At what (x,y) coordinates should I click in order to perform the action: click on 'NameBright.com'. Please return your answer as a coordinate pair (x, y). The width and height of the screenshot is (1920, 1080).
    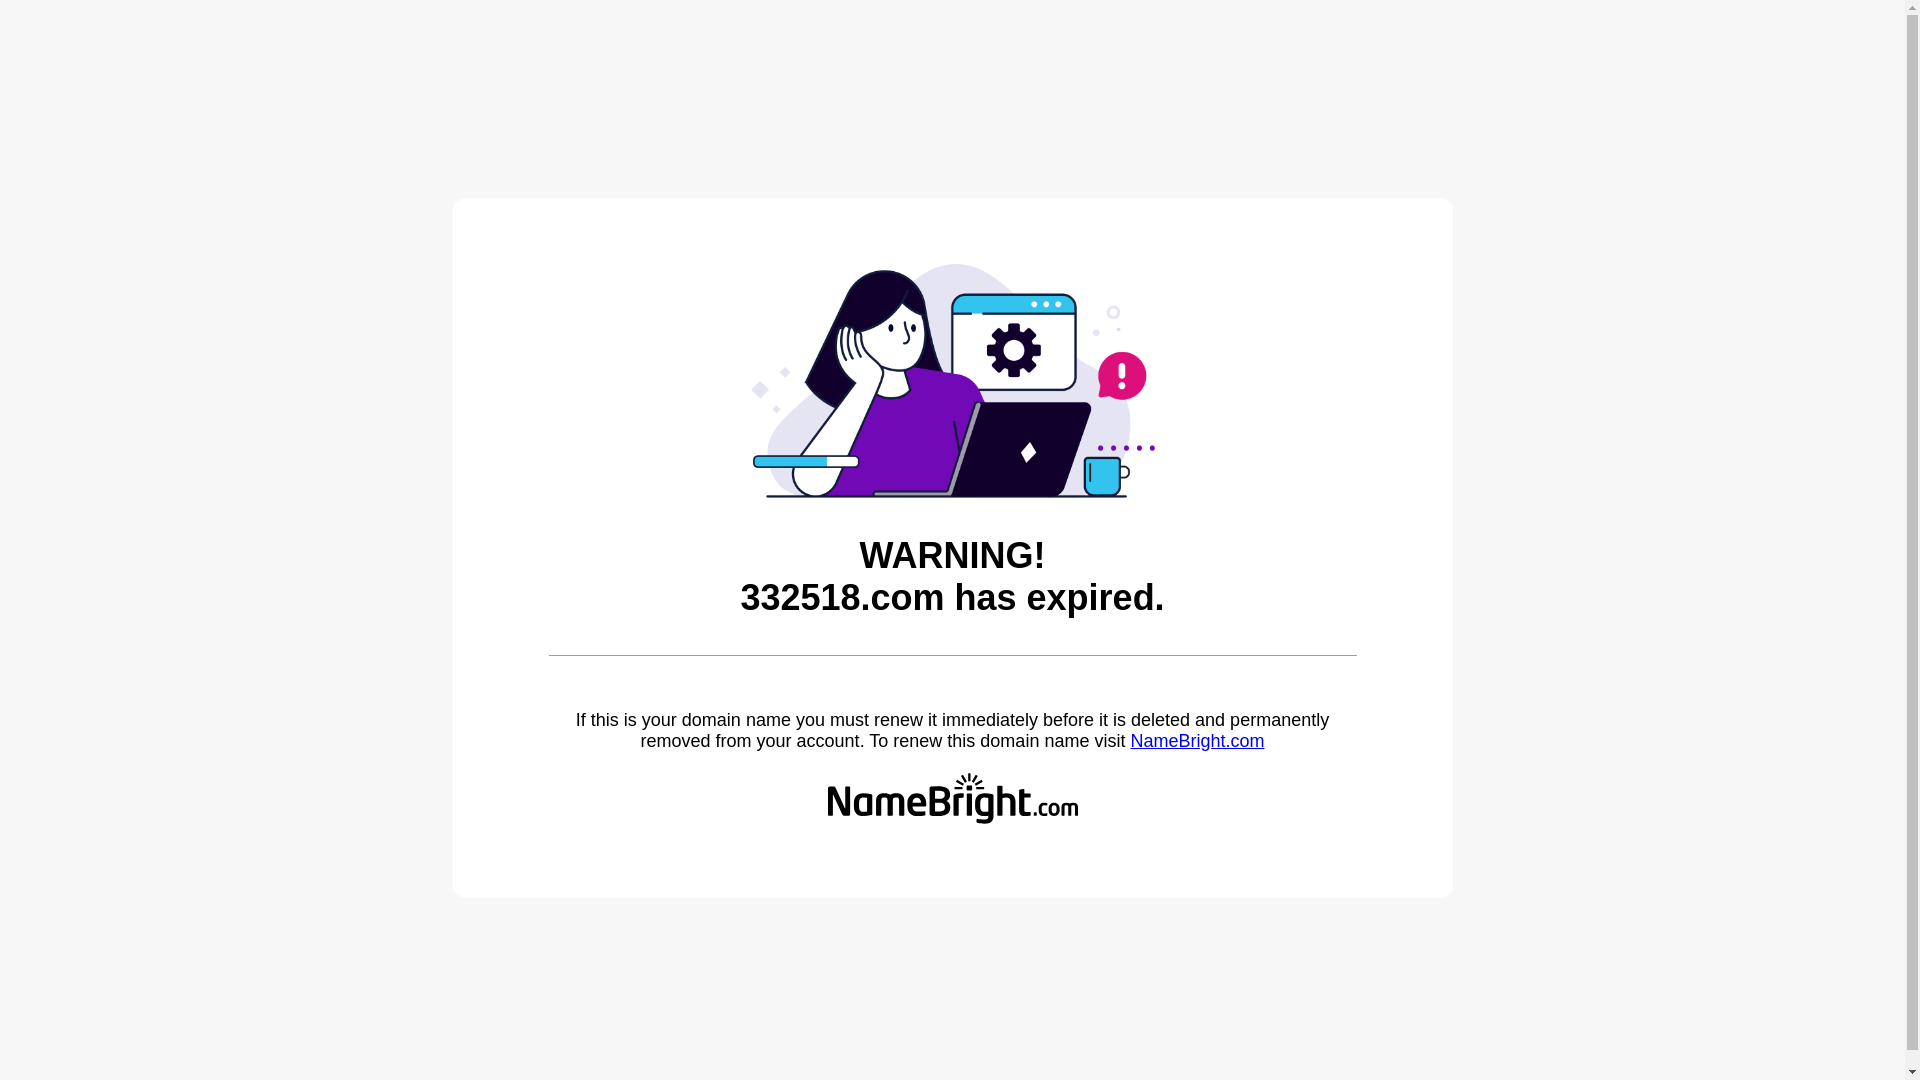
    Looking at the image, I should click on (1129, 740).